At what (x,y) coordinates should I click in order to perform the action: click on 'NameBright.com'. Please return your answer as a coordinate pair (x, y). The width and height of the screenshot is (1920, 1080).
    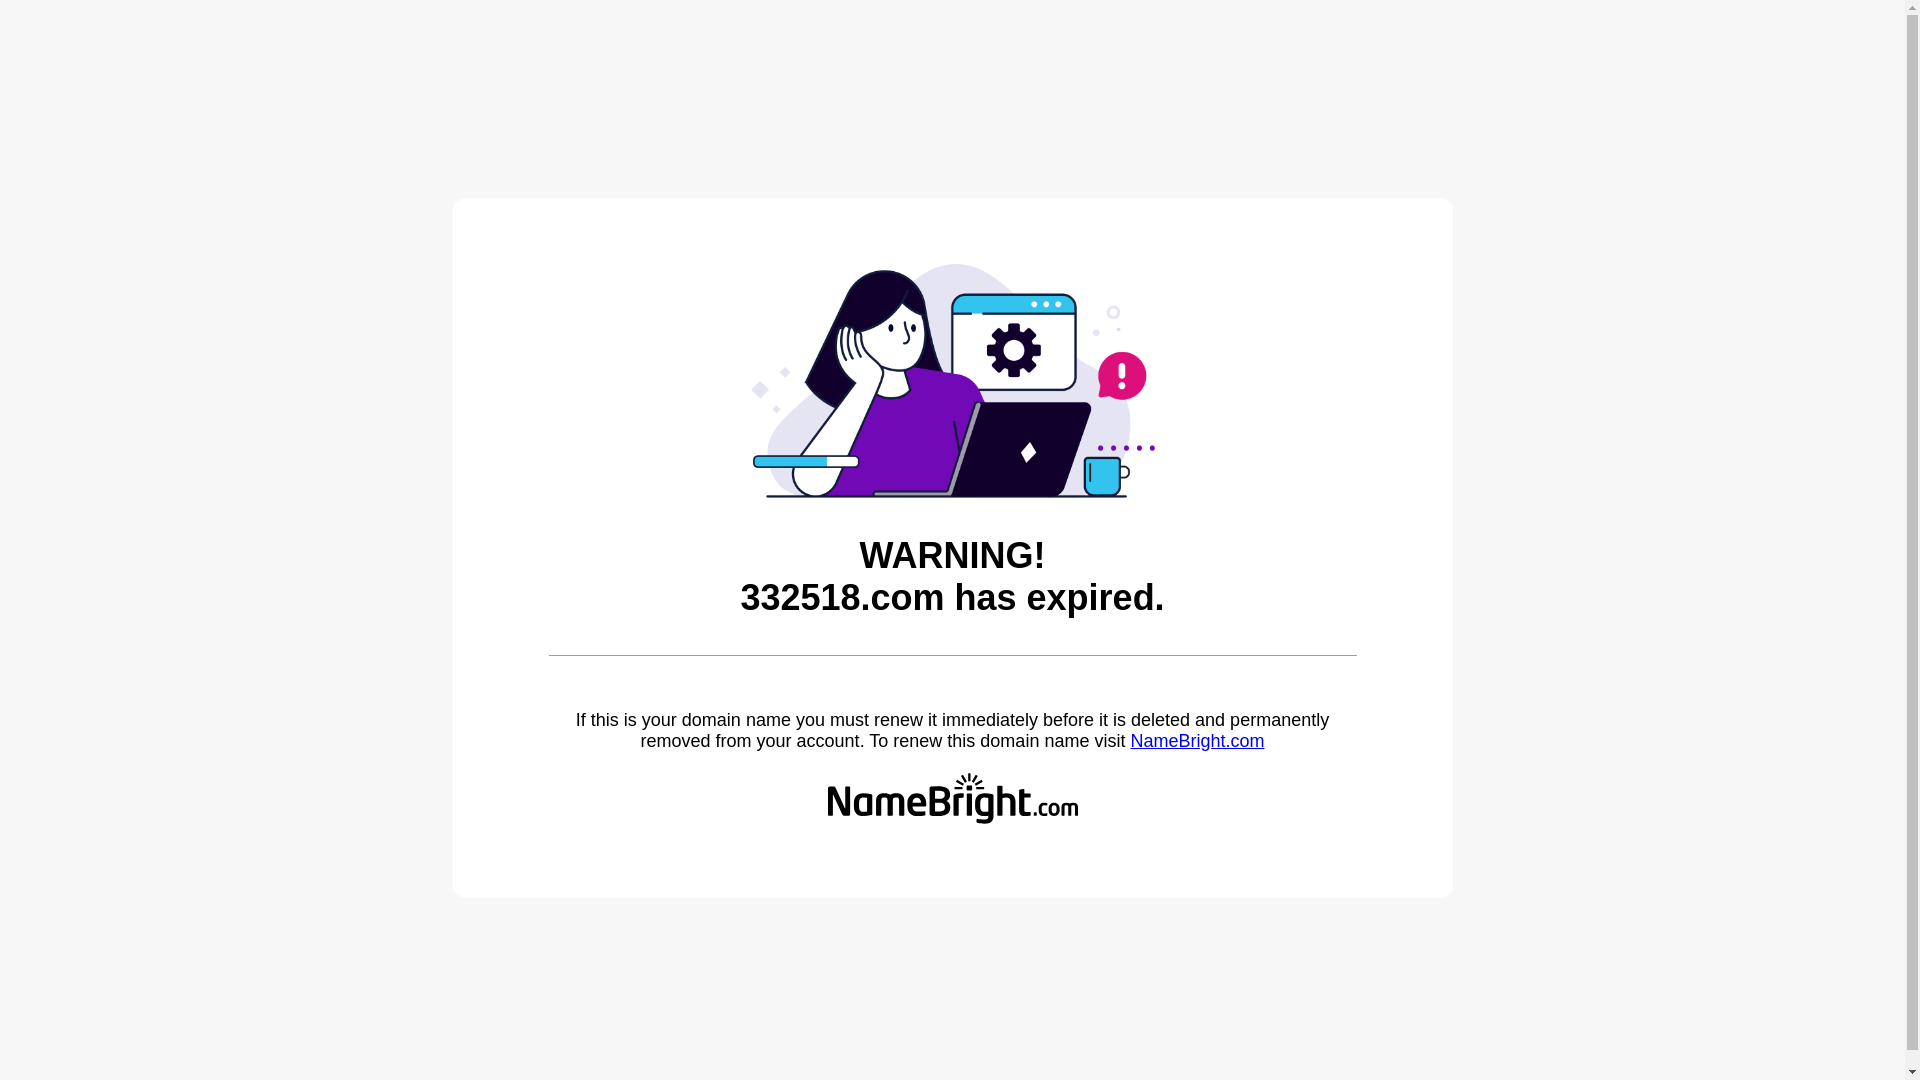
    Looking at the image, I should click on (1129, 740).